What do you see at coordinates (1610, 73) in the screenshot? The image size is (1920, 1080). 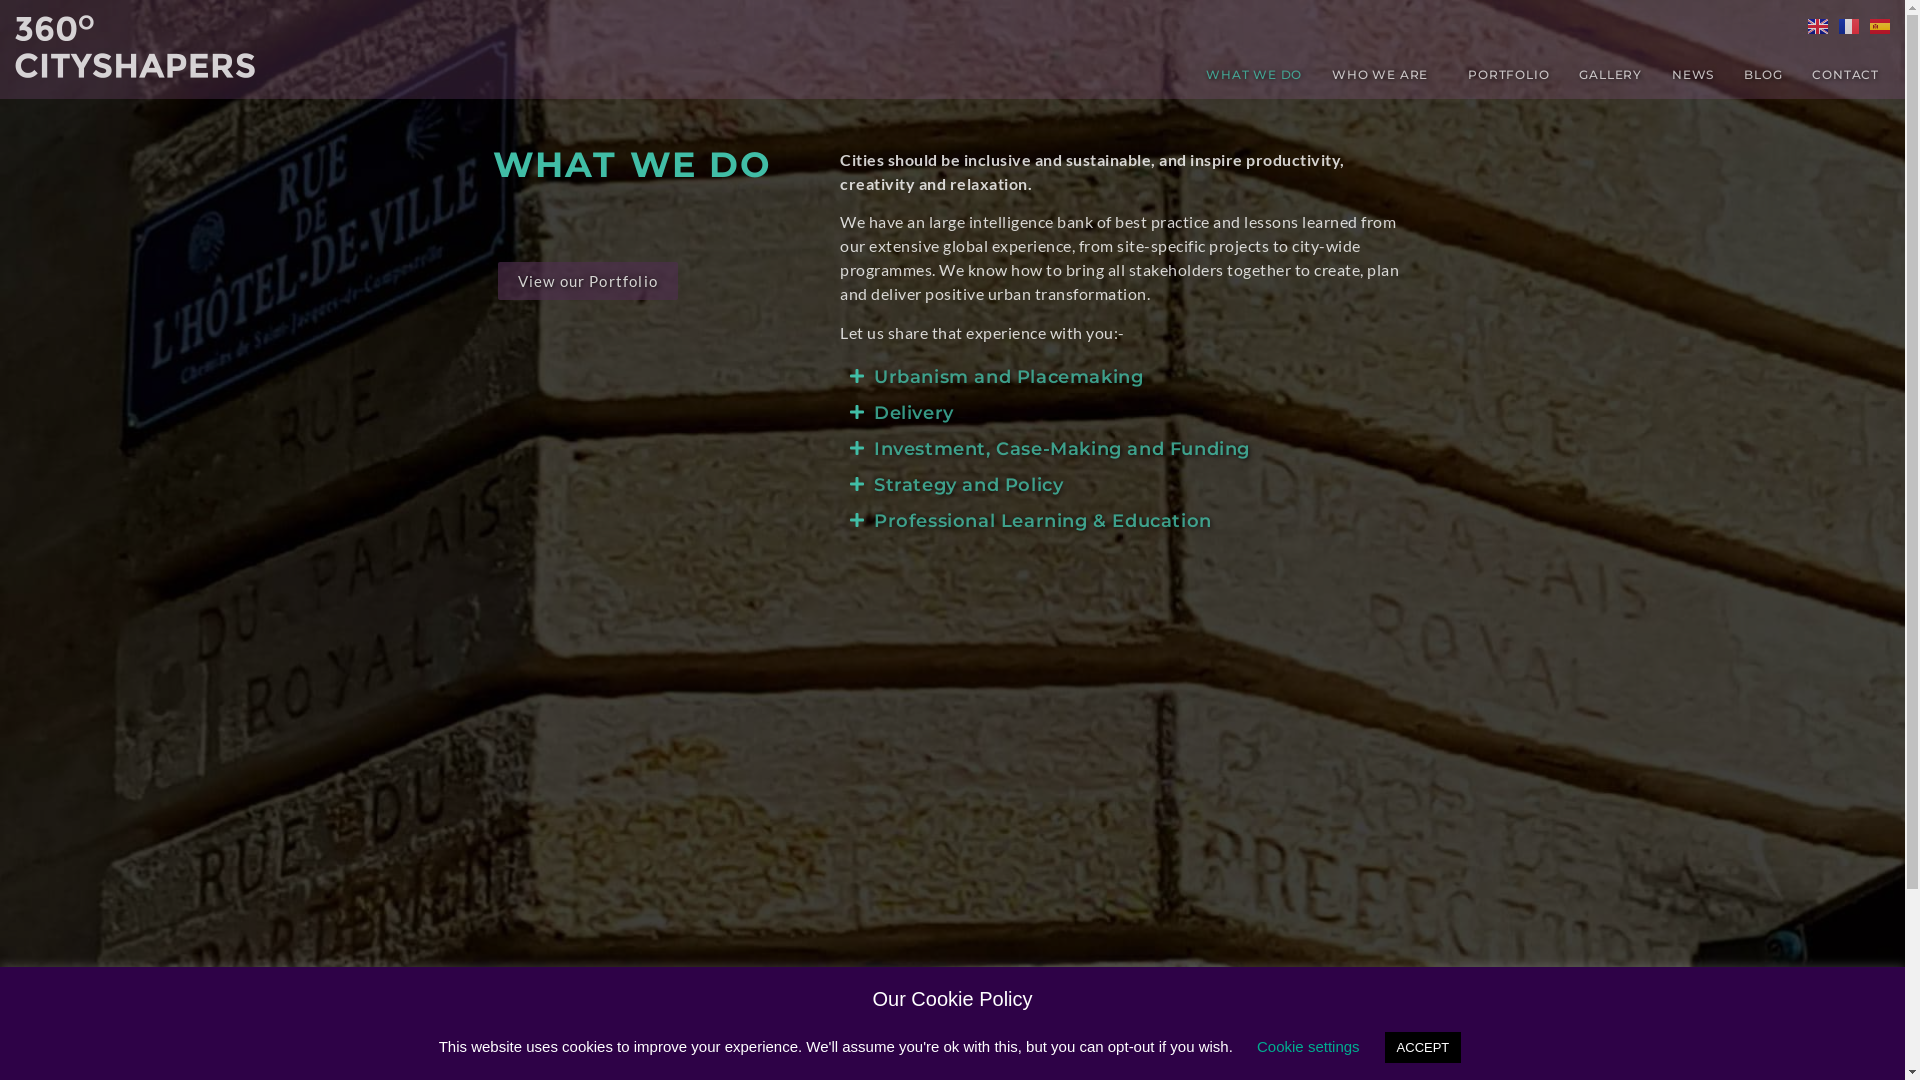 I see `'GALLERY'` at bounding box center [1610, 73].